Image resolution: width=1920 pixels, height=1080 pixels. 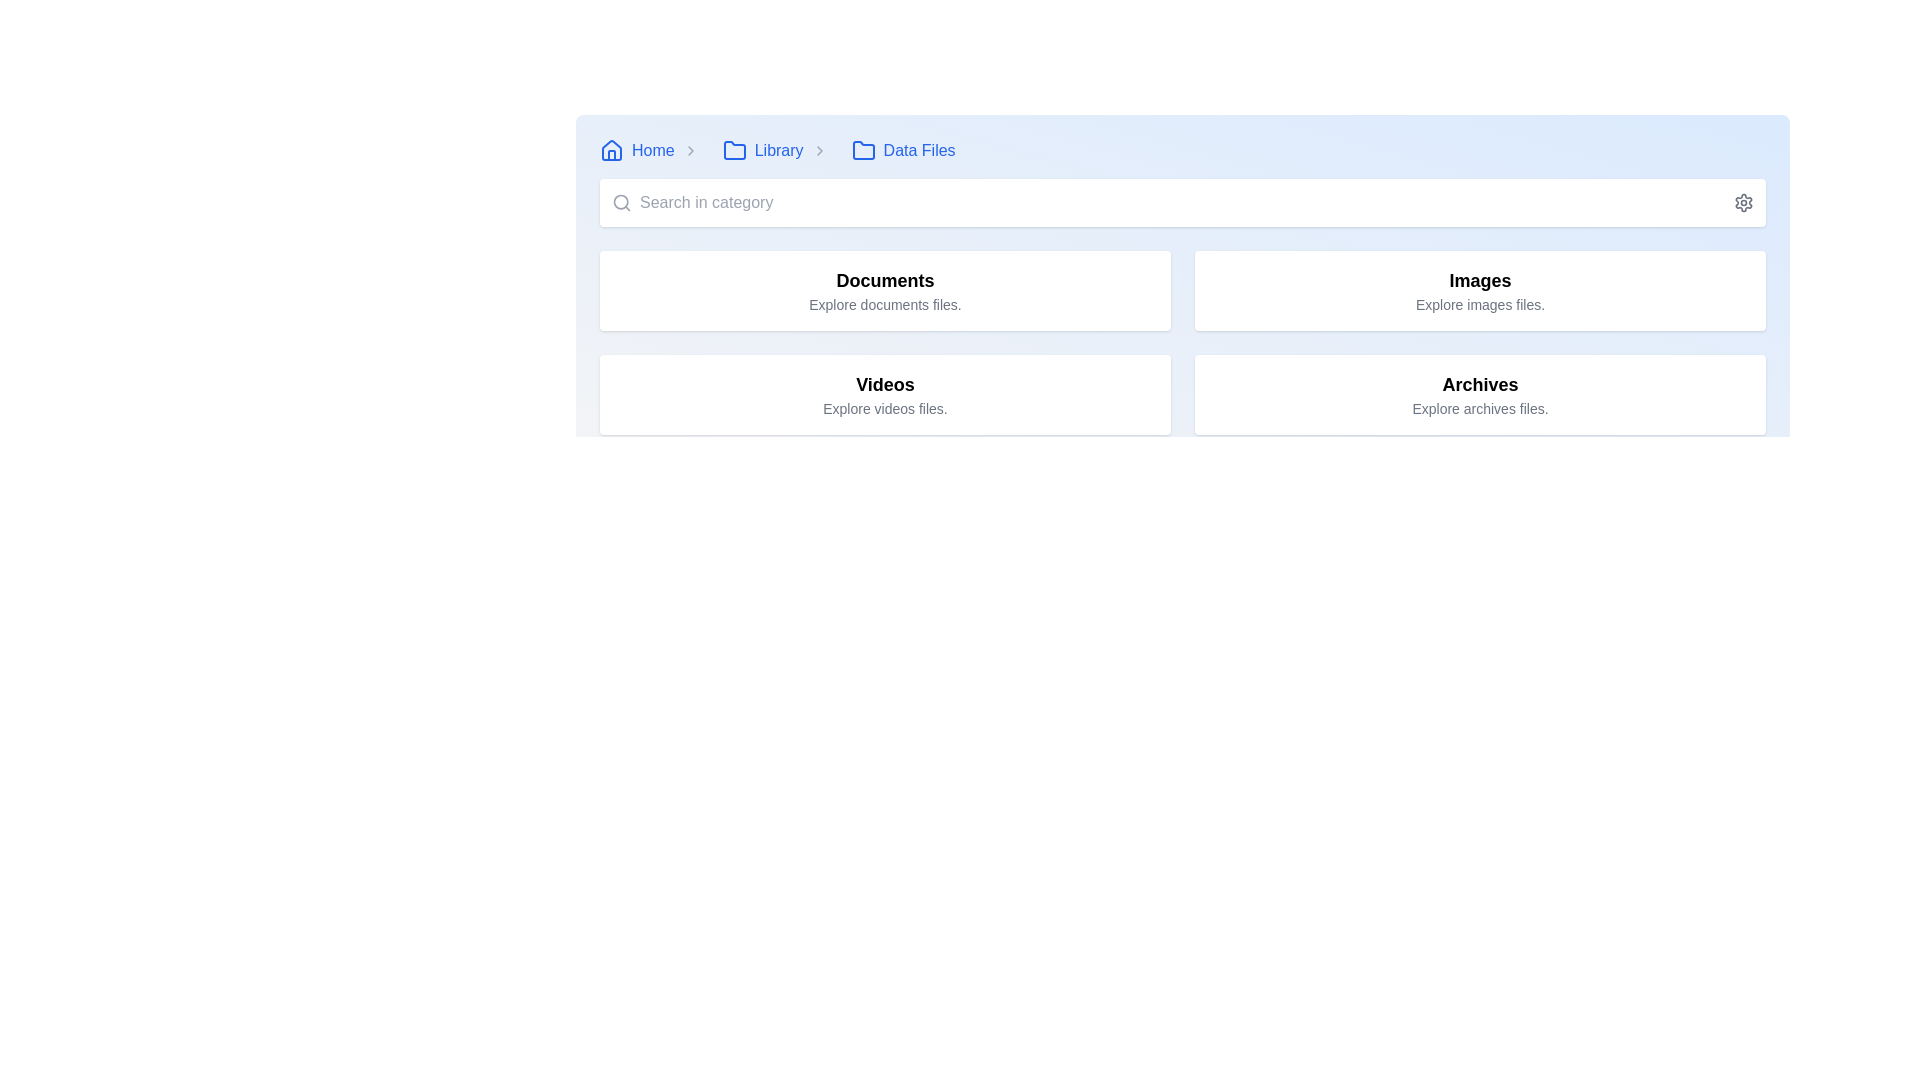 What do you see at coordinates (1742, 203) in the screenshot?
I see `the gear-shaped settings icon located at the top-right corner of the search bar` at bounding box center [1742, 203].